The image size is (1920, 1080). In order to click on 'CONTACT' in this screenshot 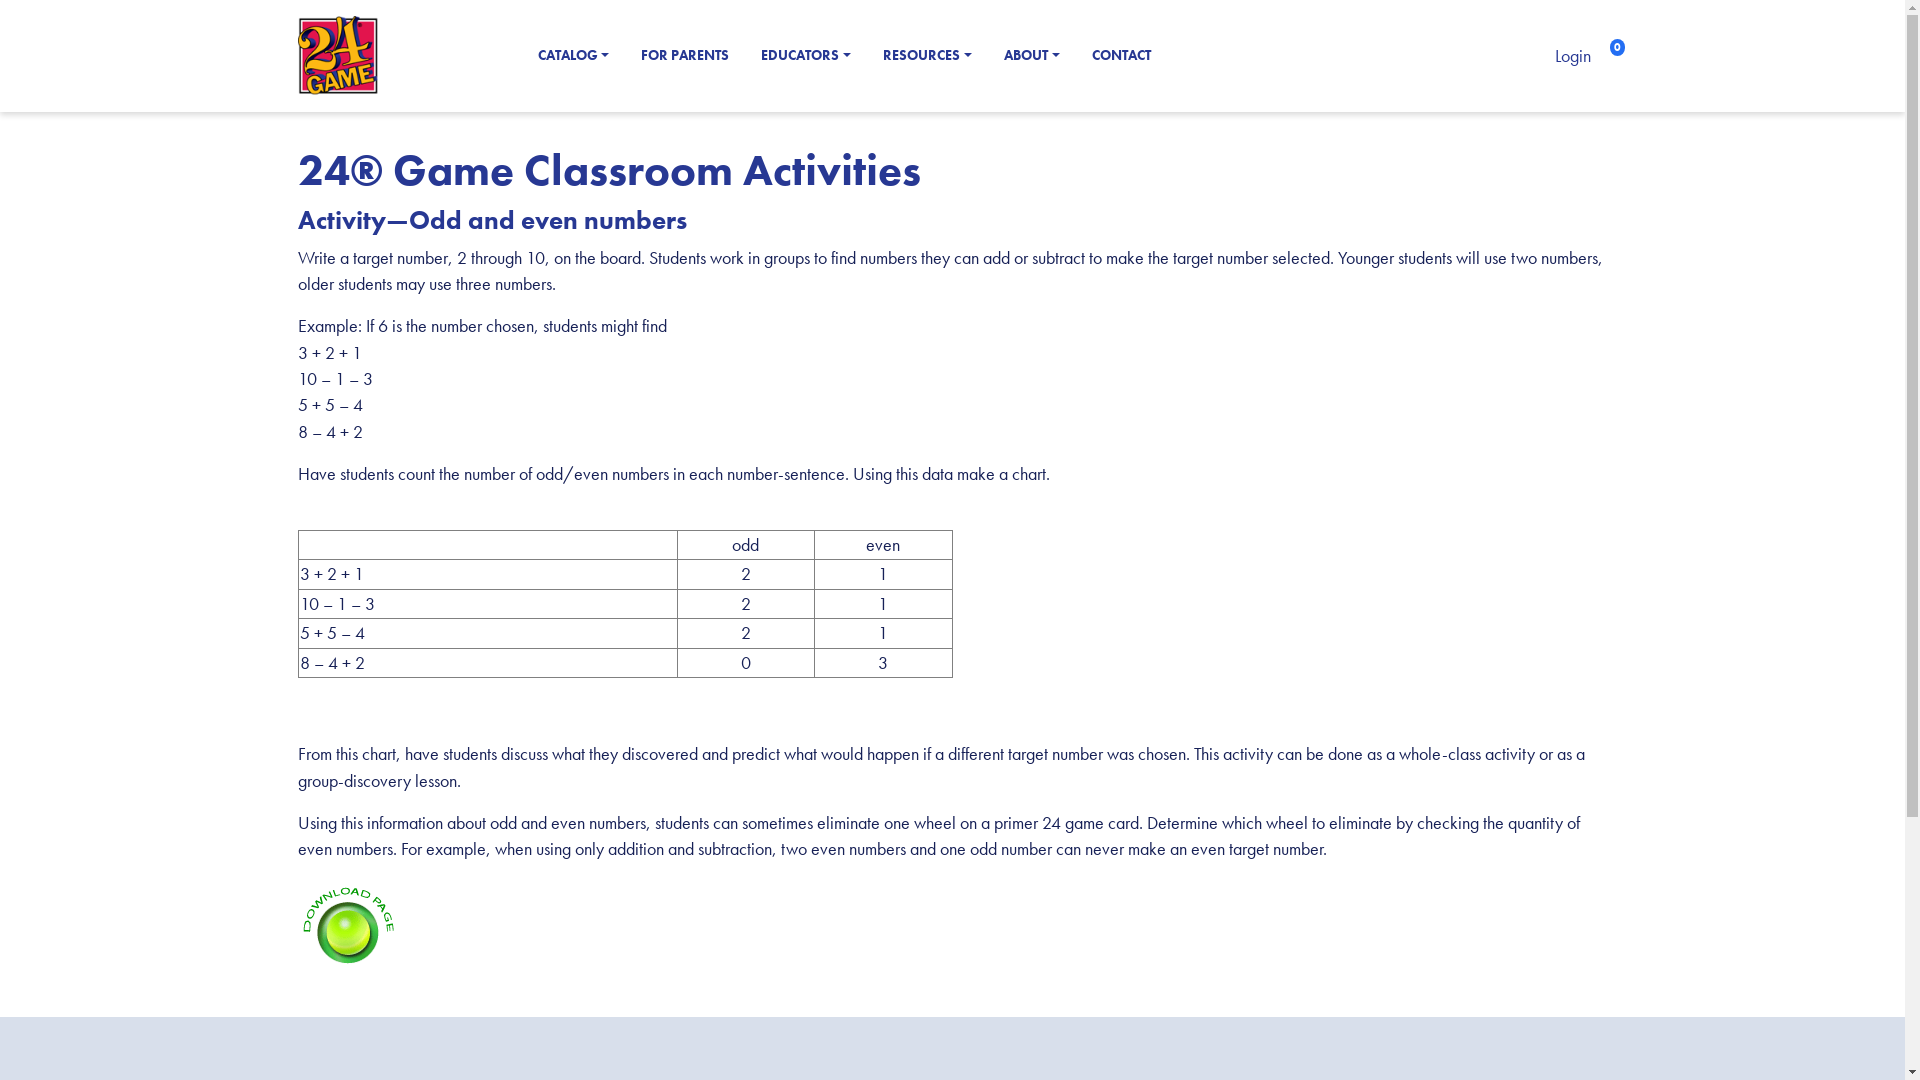, I will do `click(1074, 55)`.